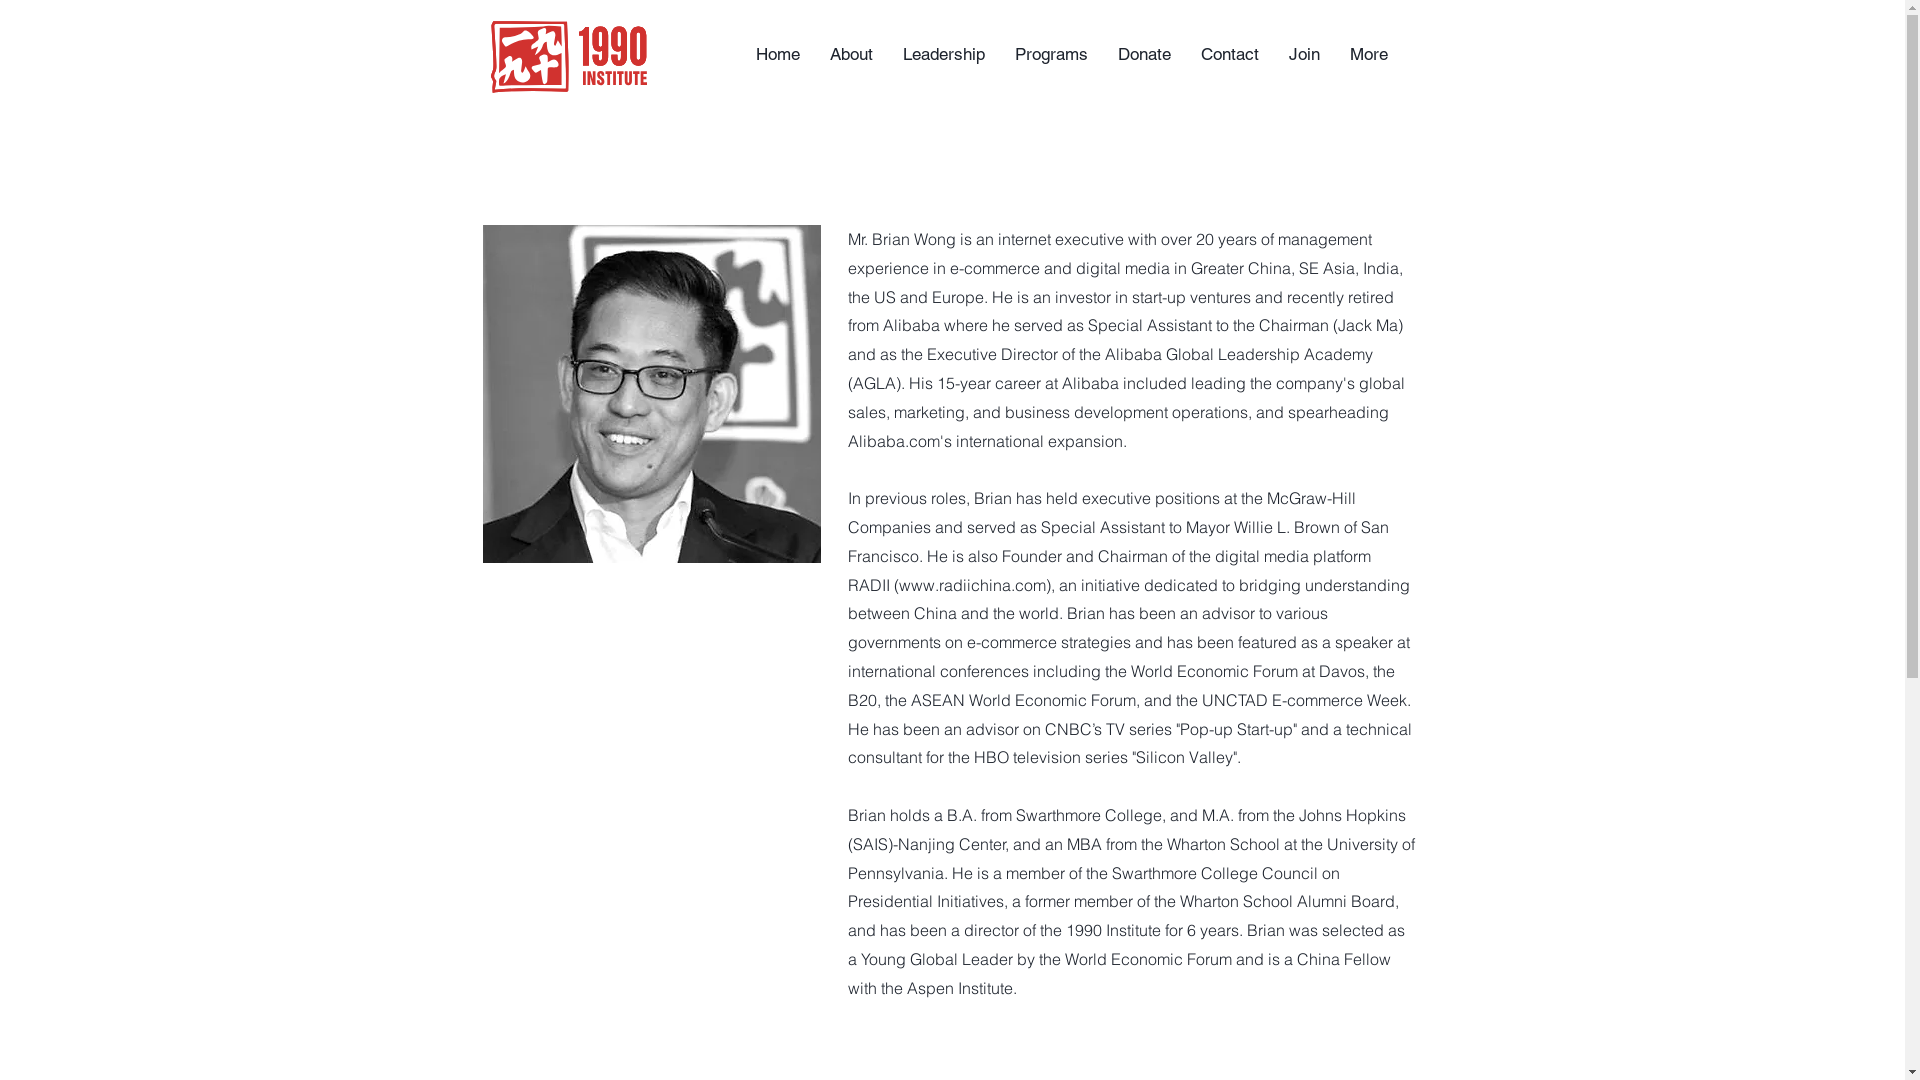 The height and width of the screenshot is (1080, 1920). I want to click on 'About', so click(850, 53).